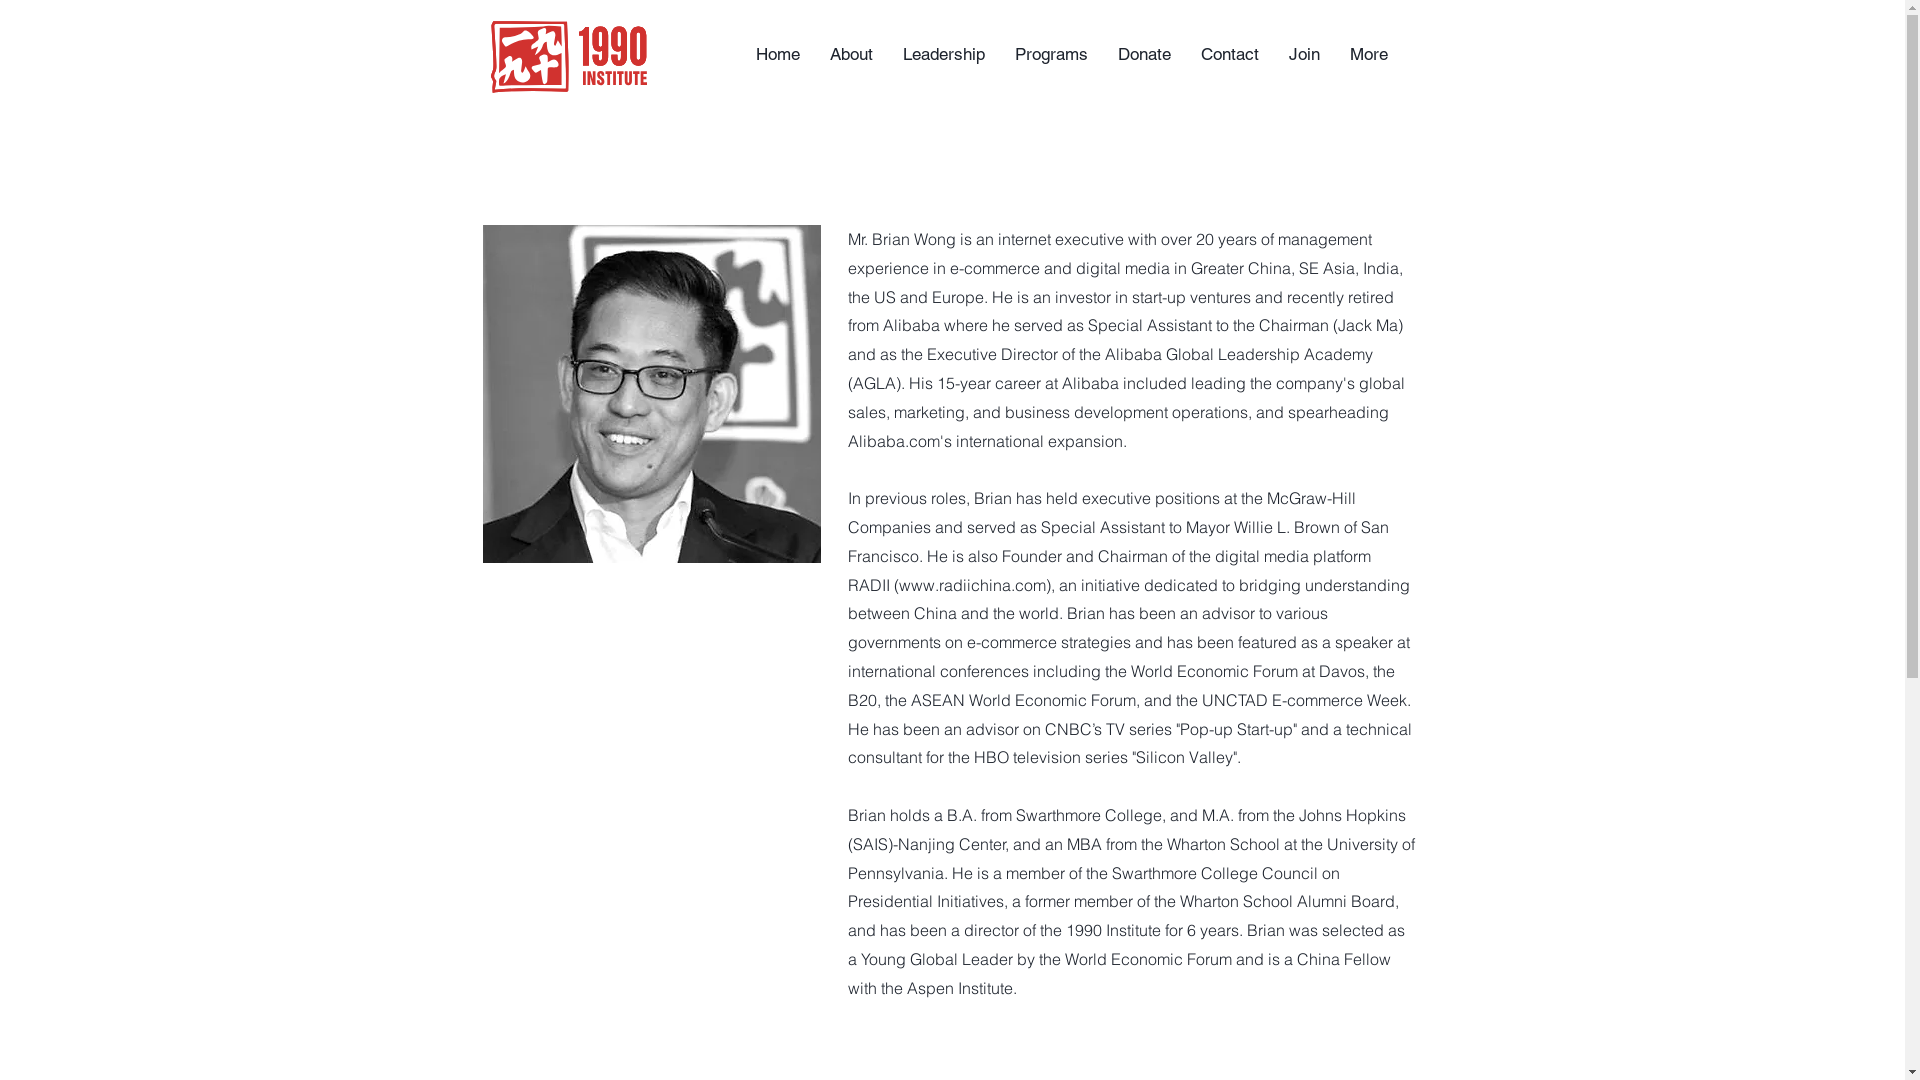 The height and width of the screenshot is (1080, 1920). I want to click on 'About', so click(850, 53).